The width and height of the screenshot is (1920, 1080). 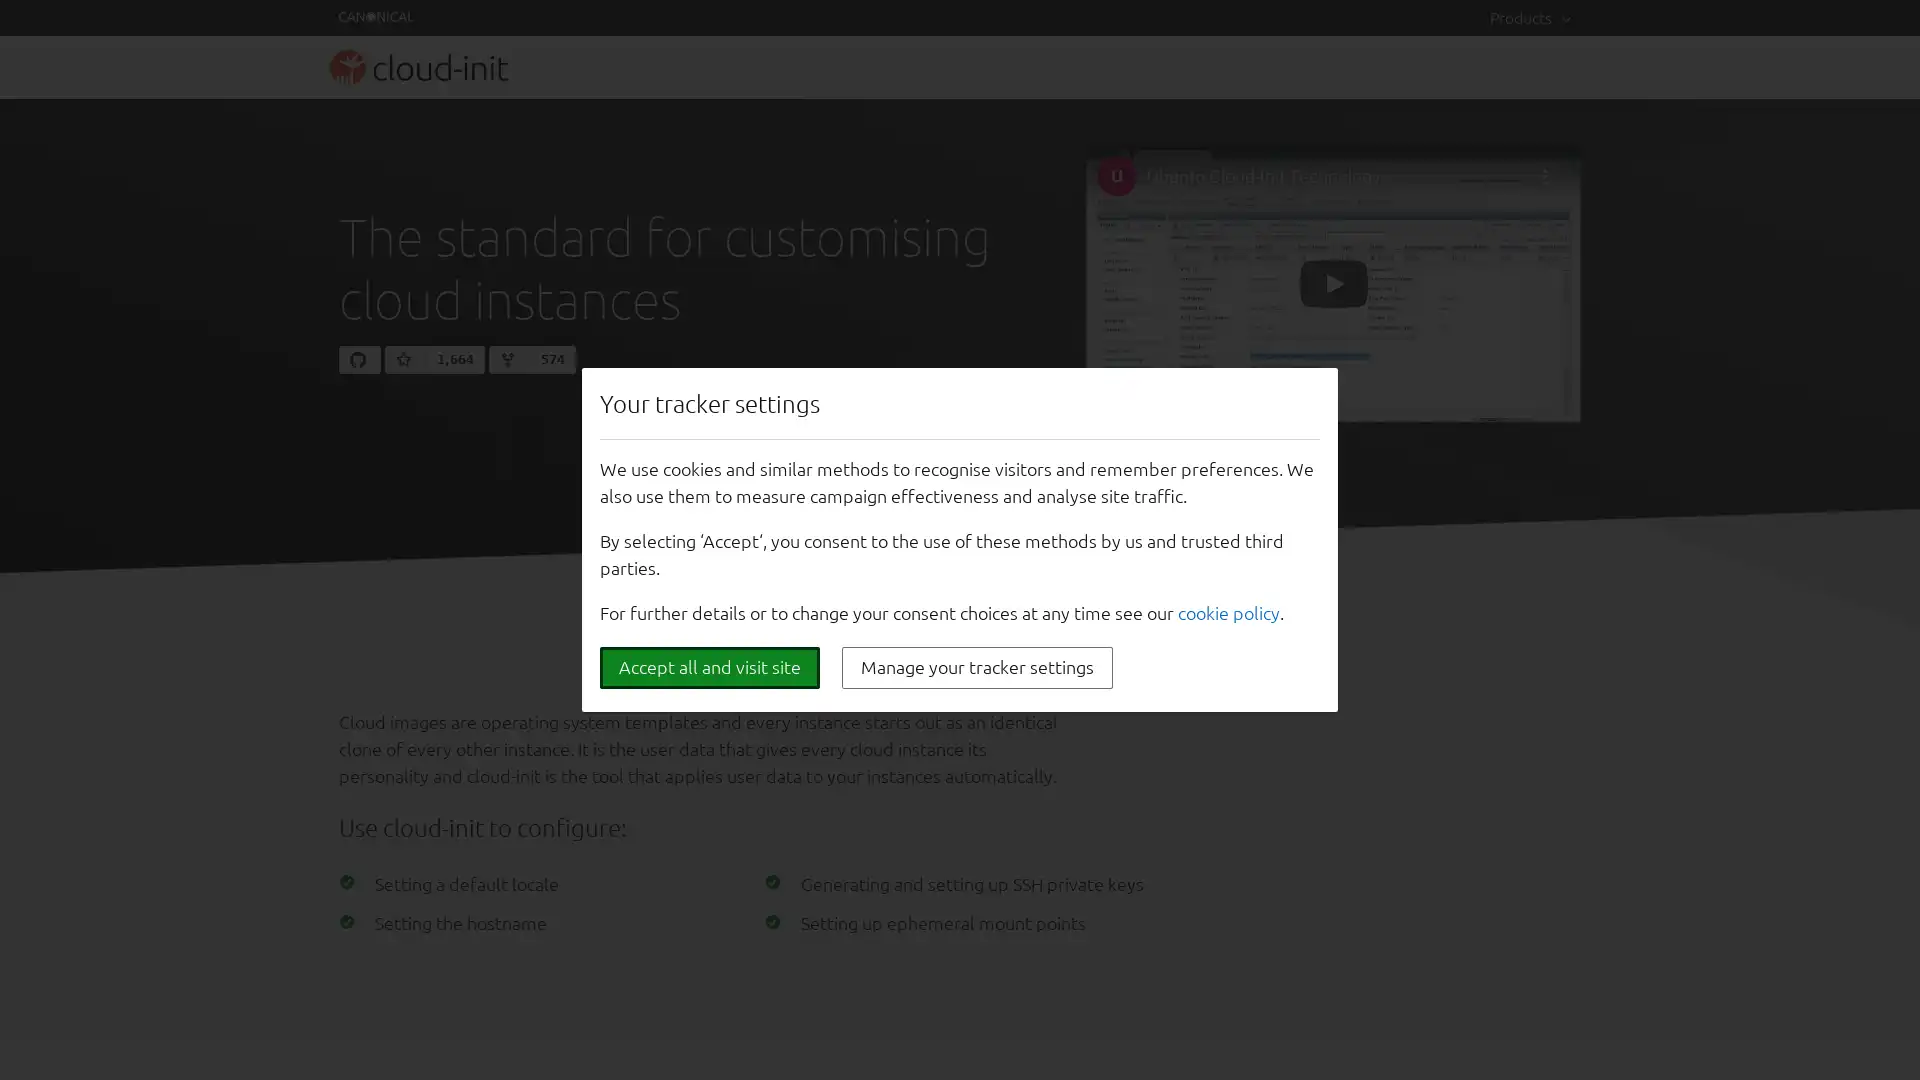 I want to click on Accept all and visit site, so click(x=710, y=667).